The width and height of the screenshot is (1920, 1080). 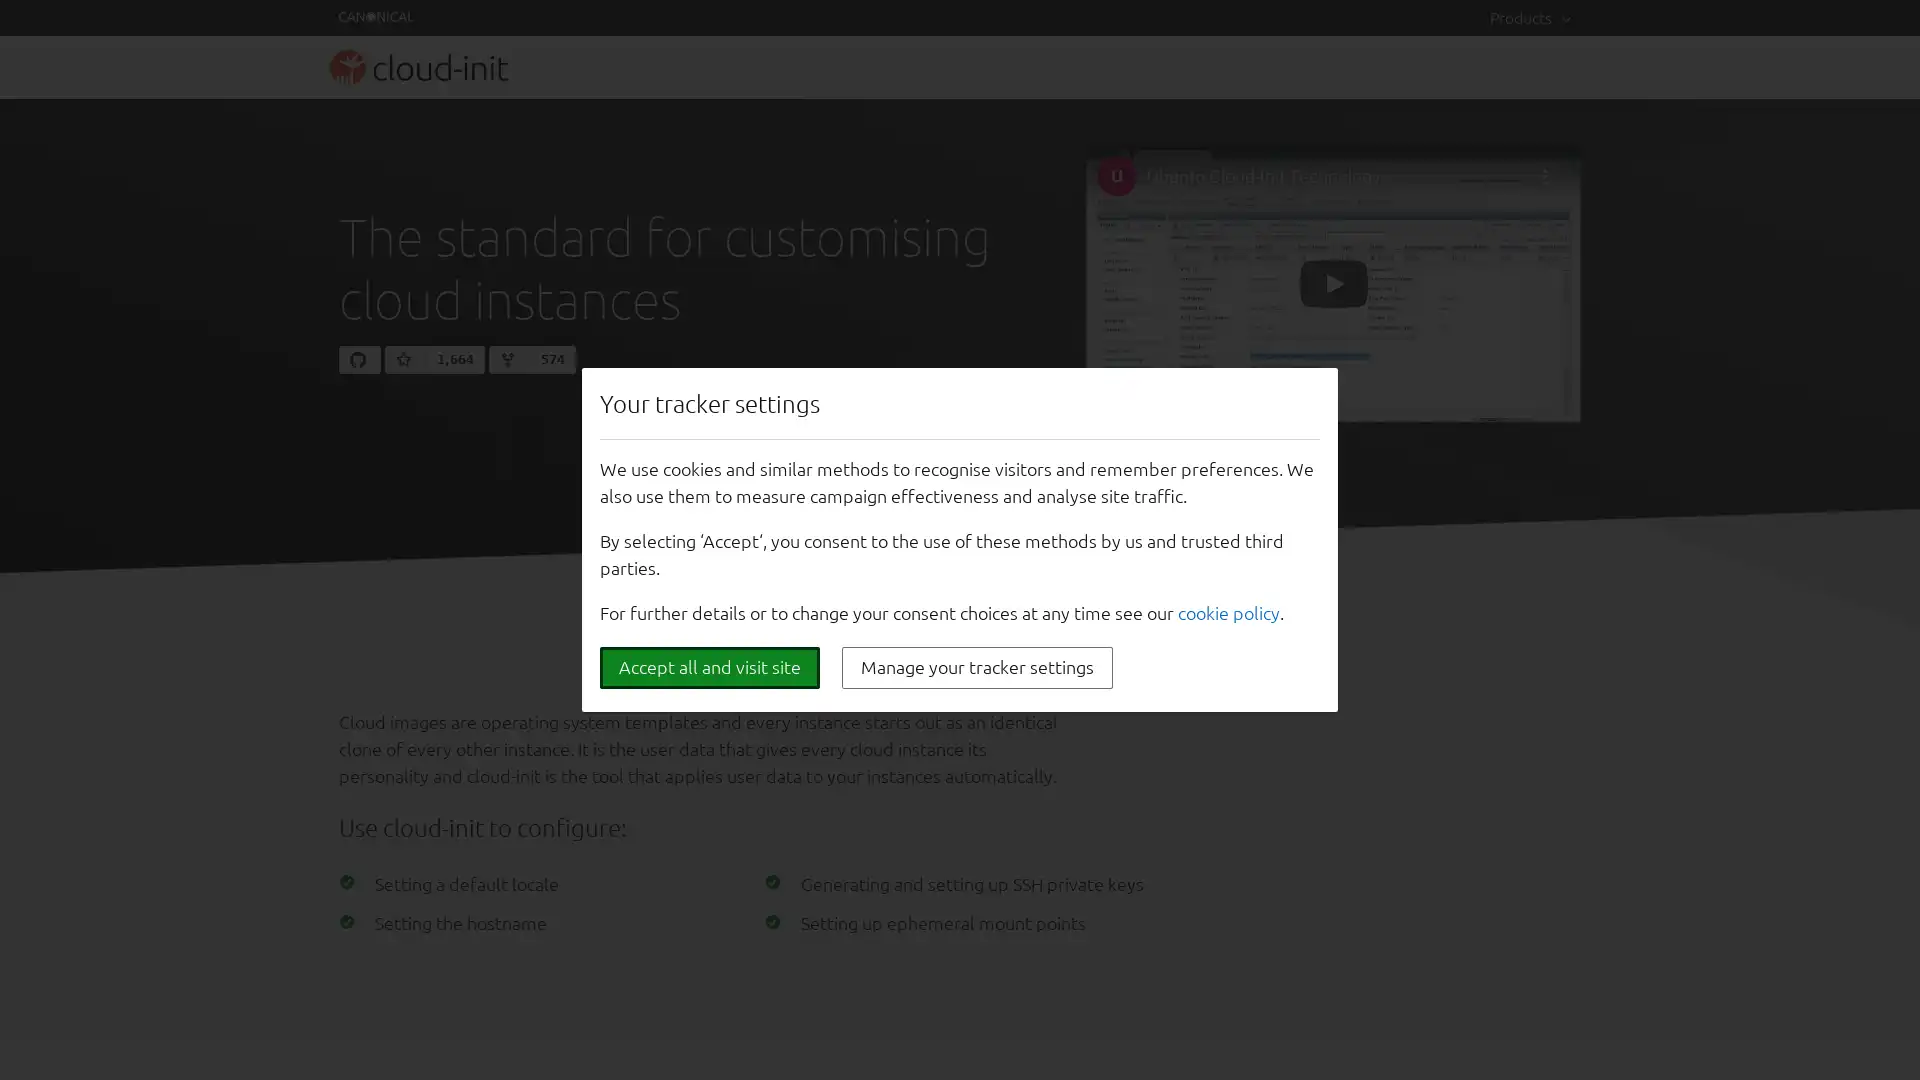 I want to click on Accept all and visit site, so click(x=710, y=667).